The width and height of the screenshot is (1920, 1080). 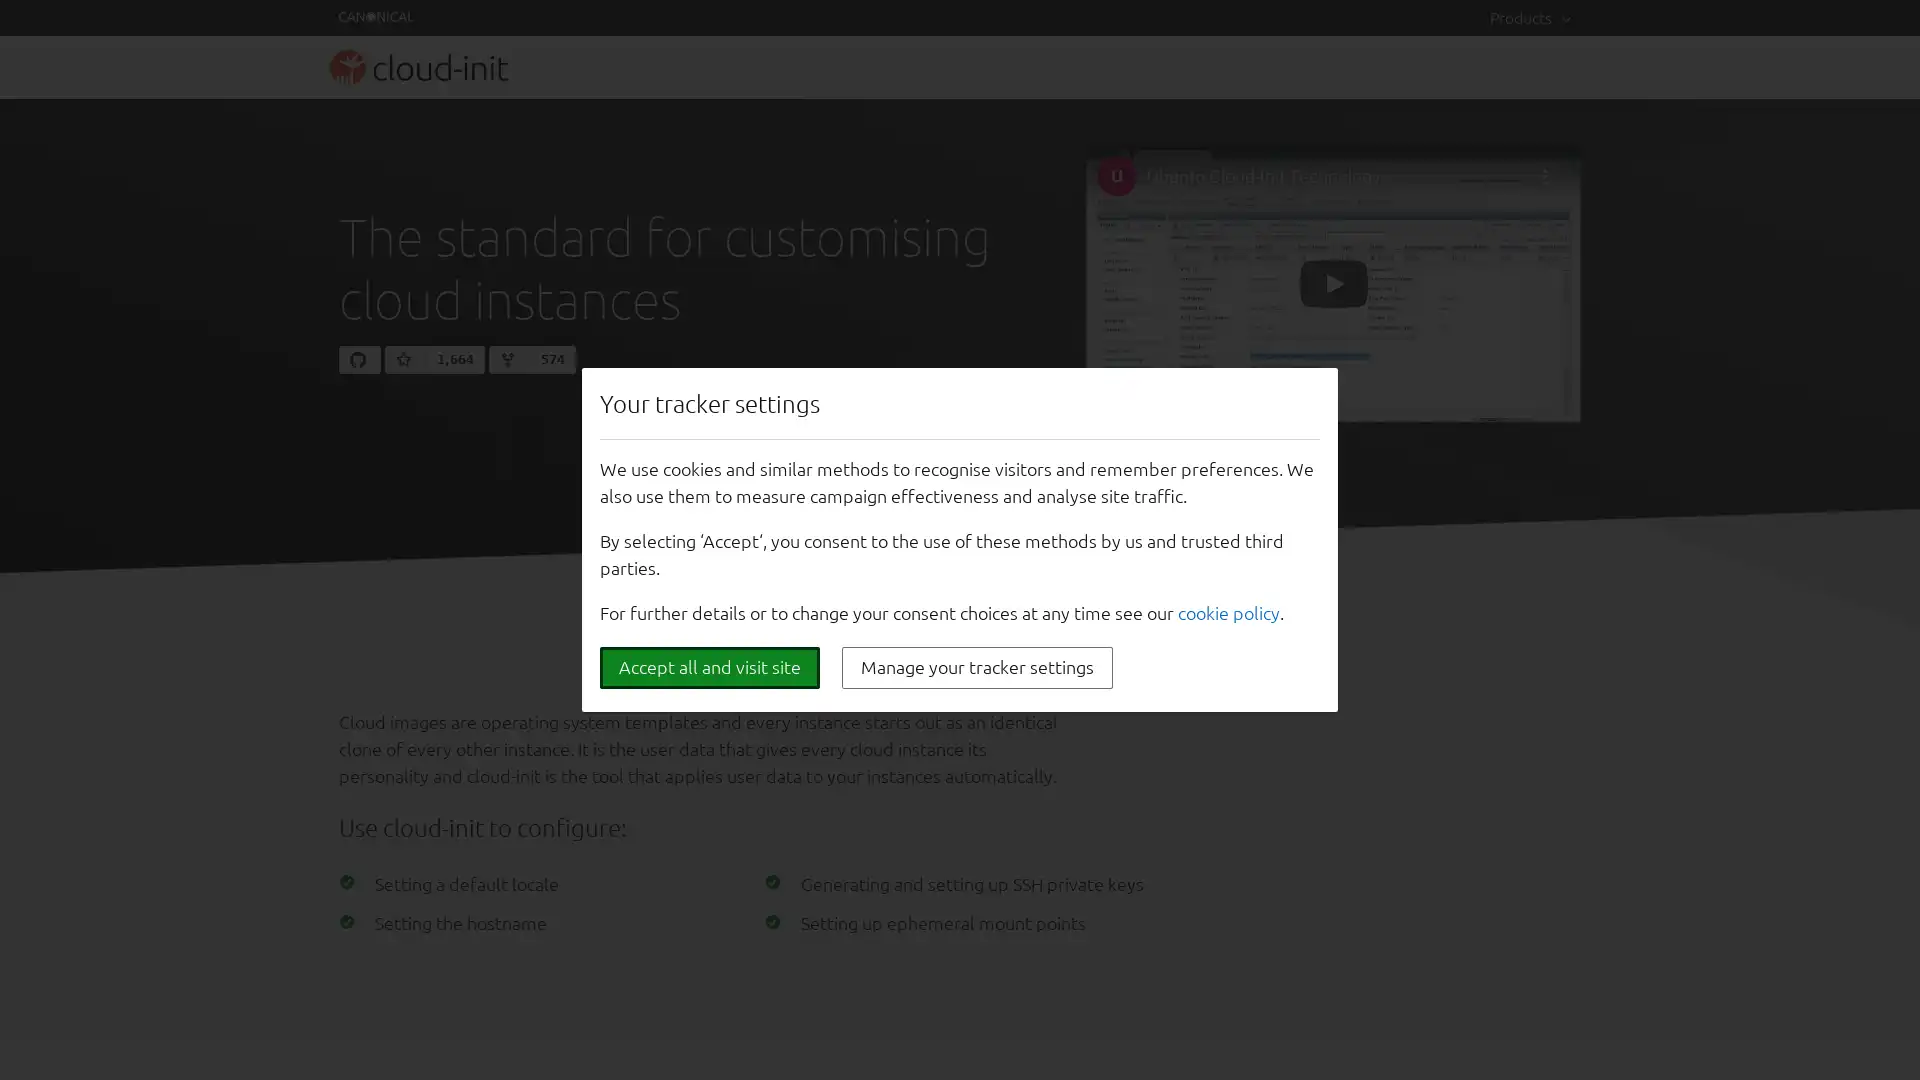 I want to click on Accept all and visit site, so click(x=710, y=667).